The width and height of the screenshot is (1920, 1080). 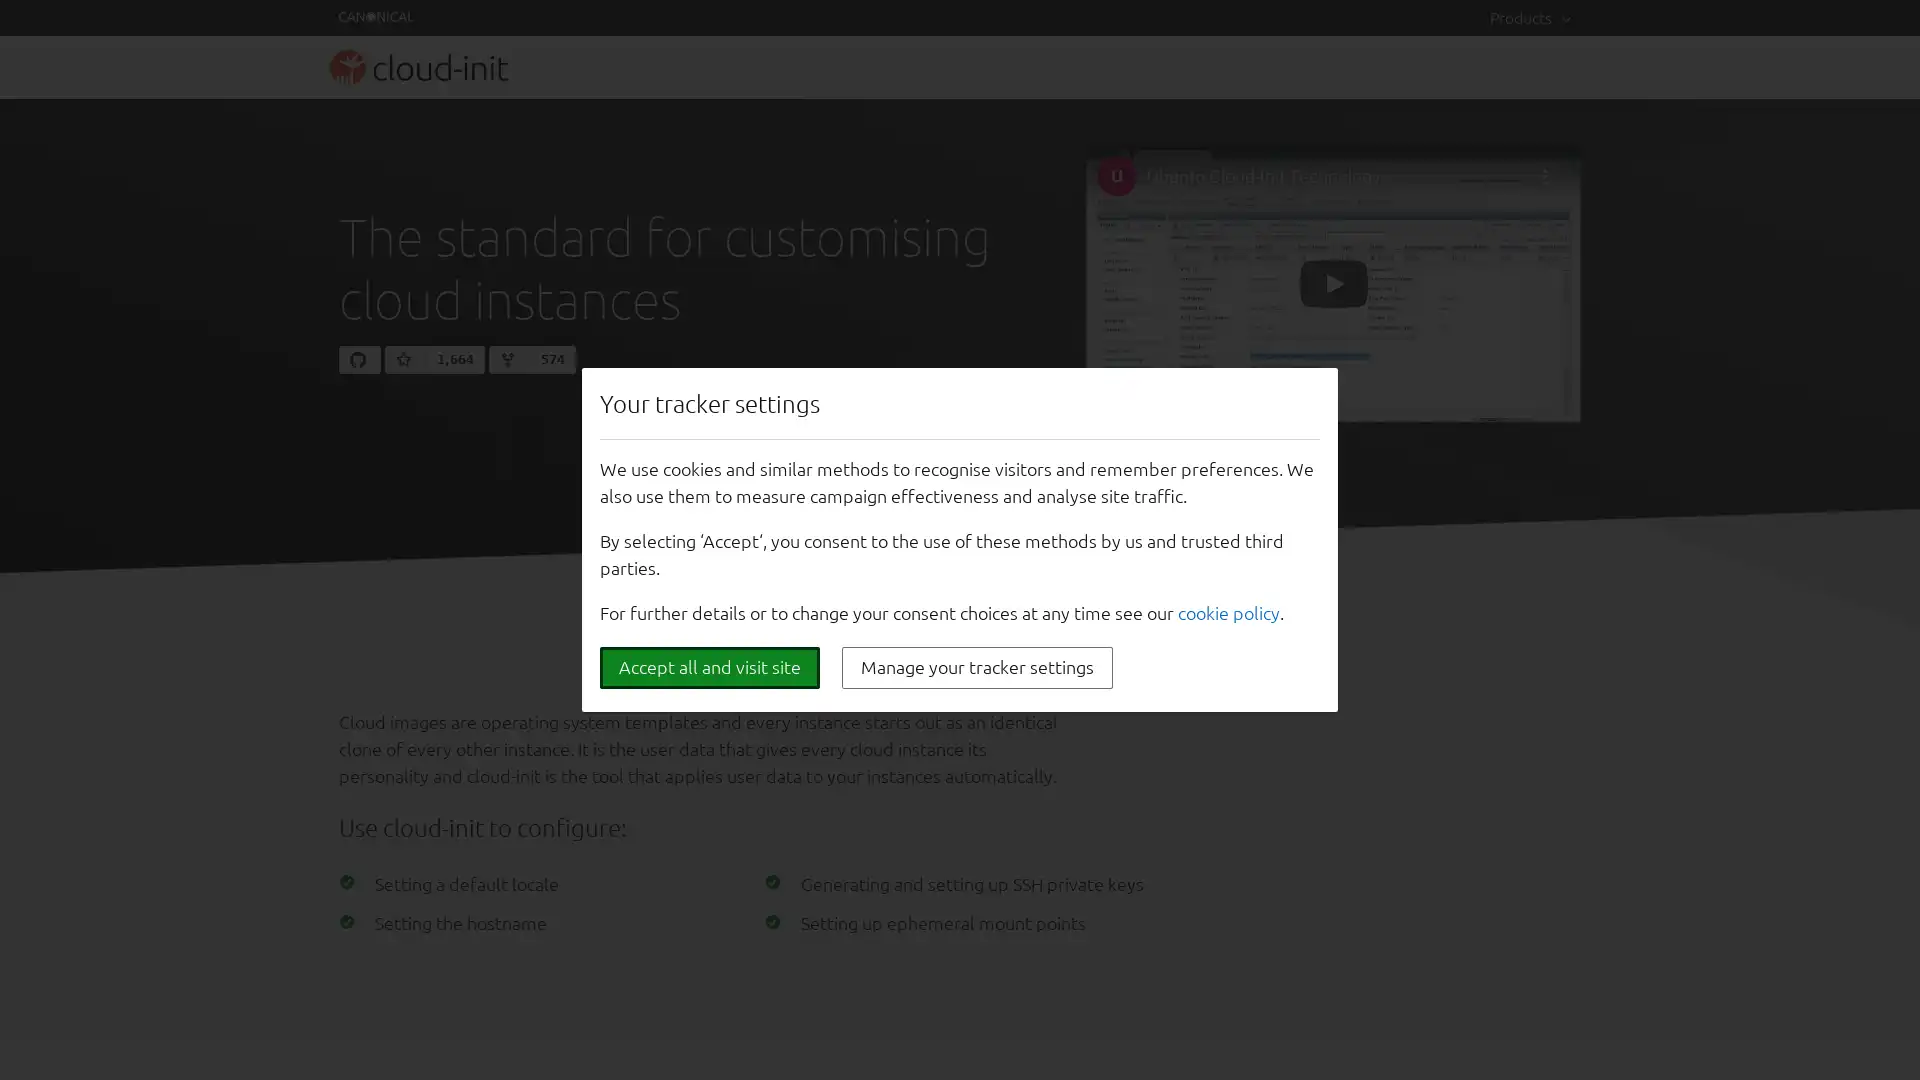 I want to click on Accept all and visit site, so click(x=710, y=667).